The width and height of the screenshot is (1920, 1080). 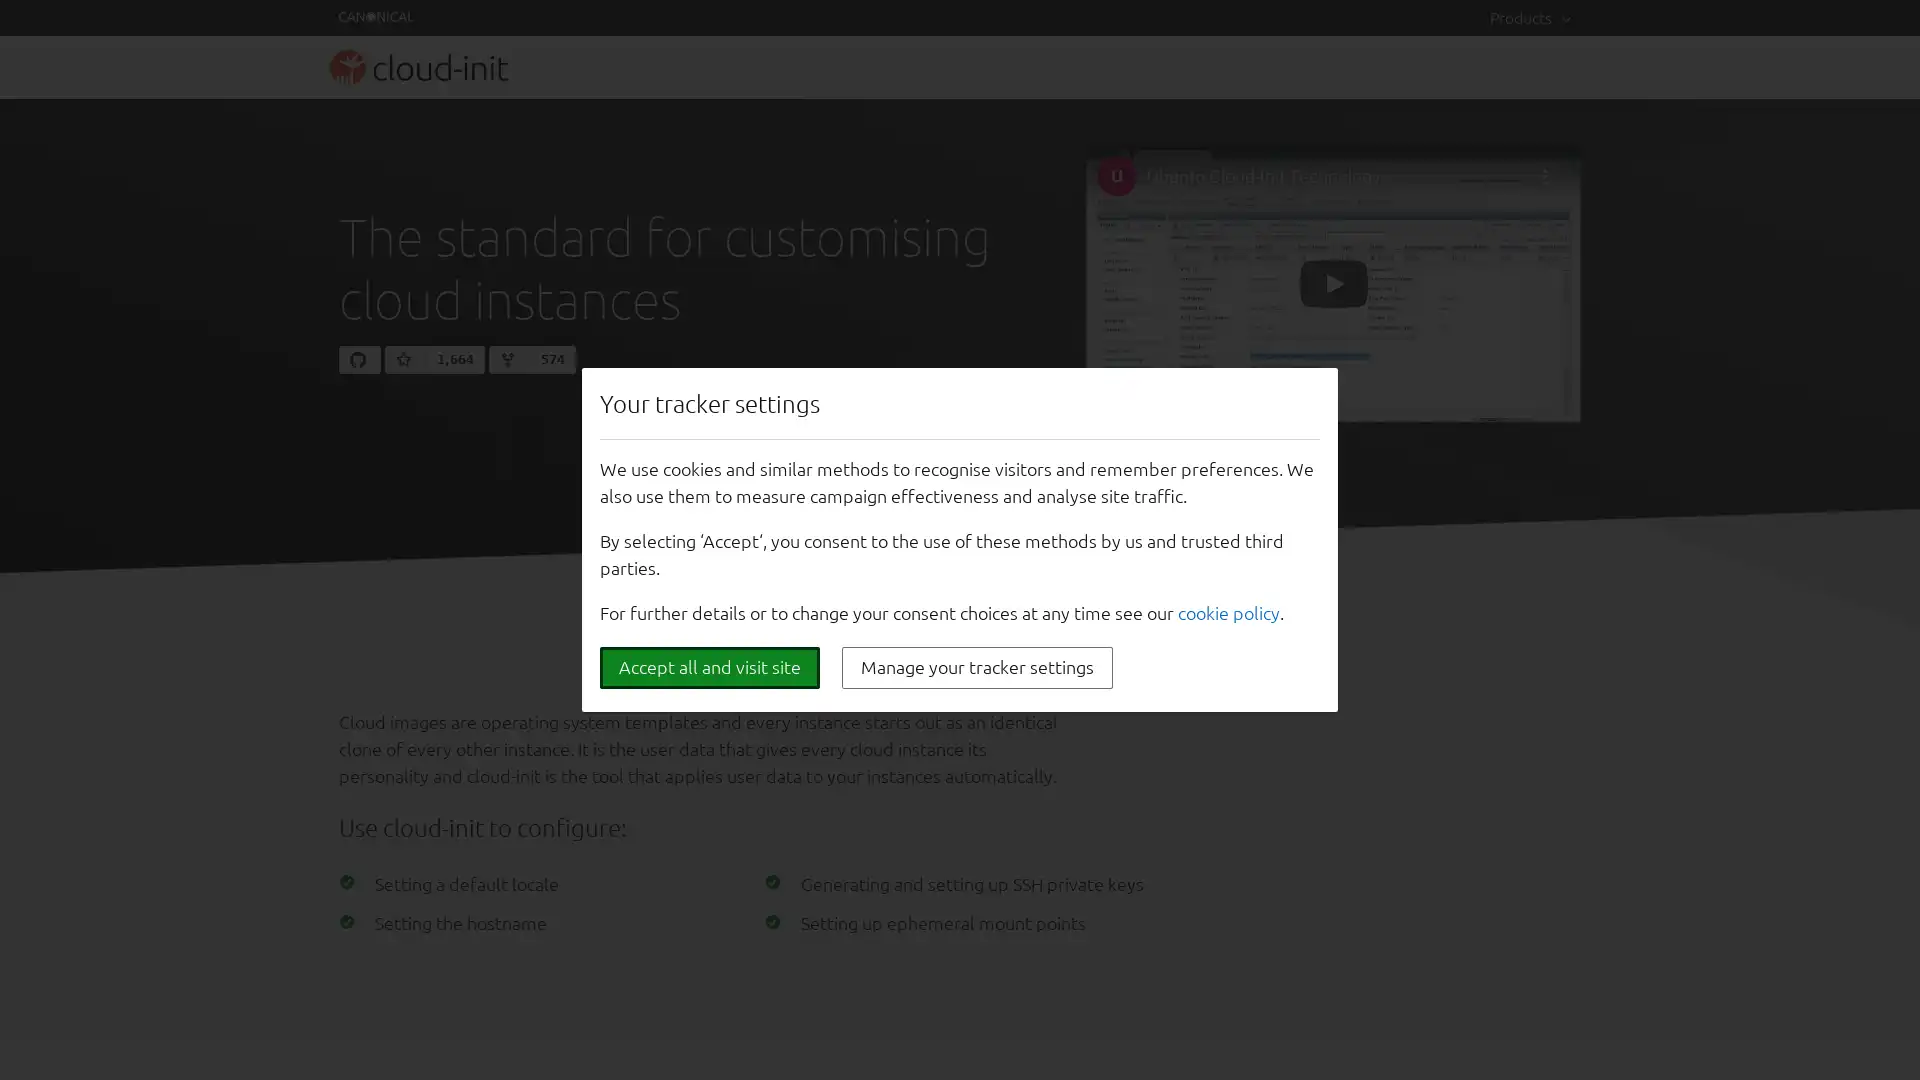 I want to click on Accept all and visit site, so click(x=710, y=667).